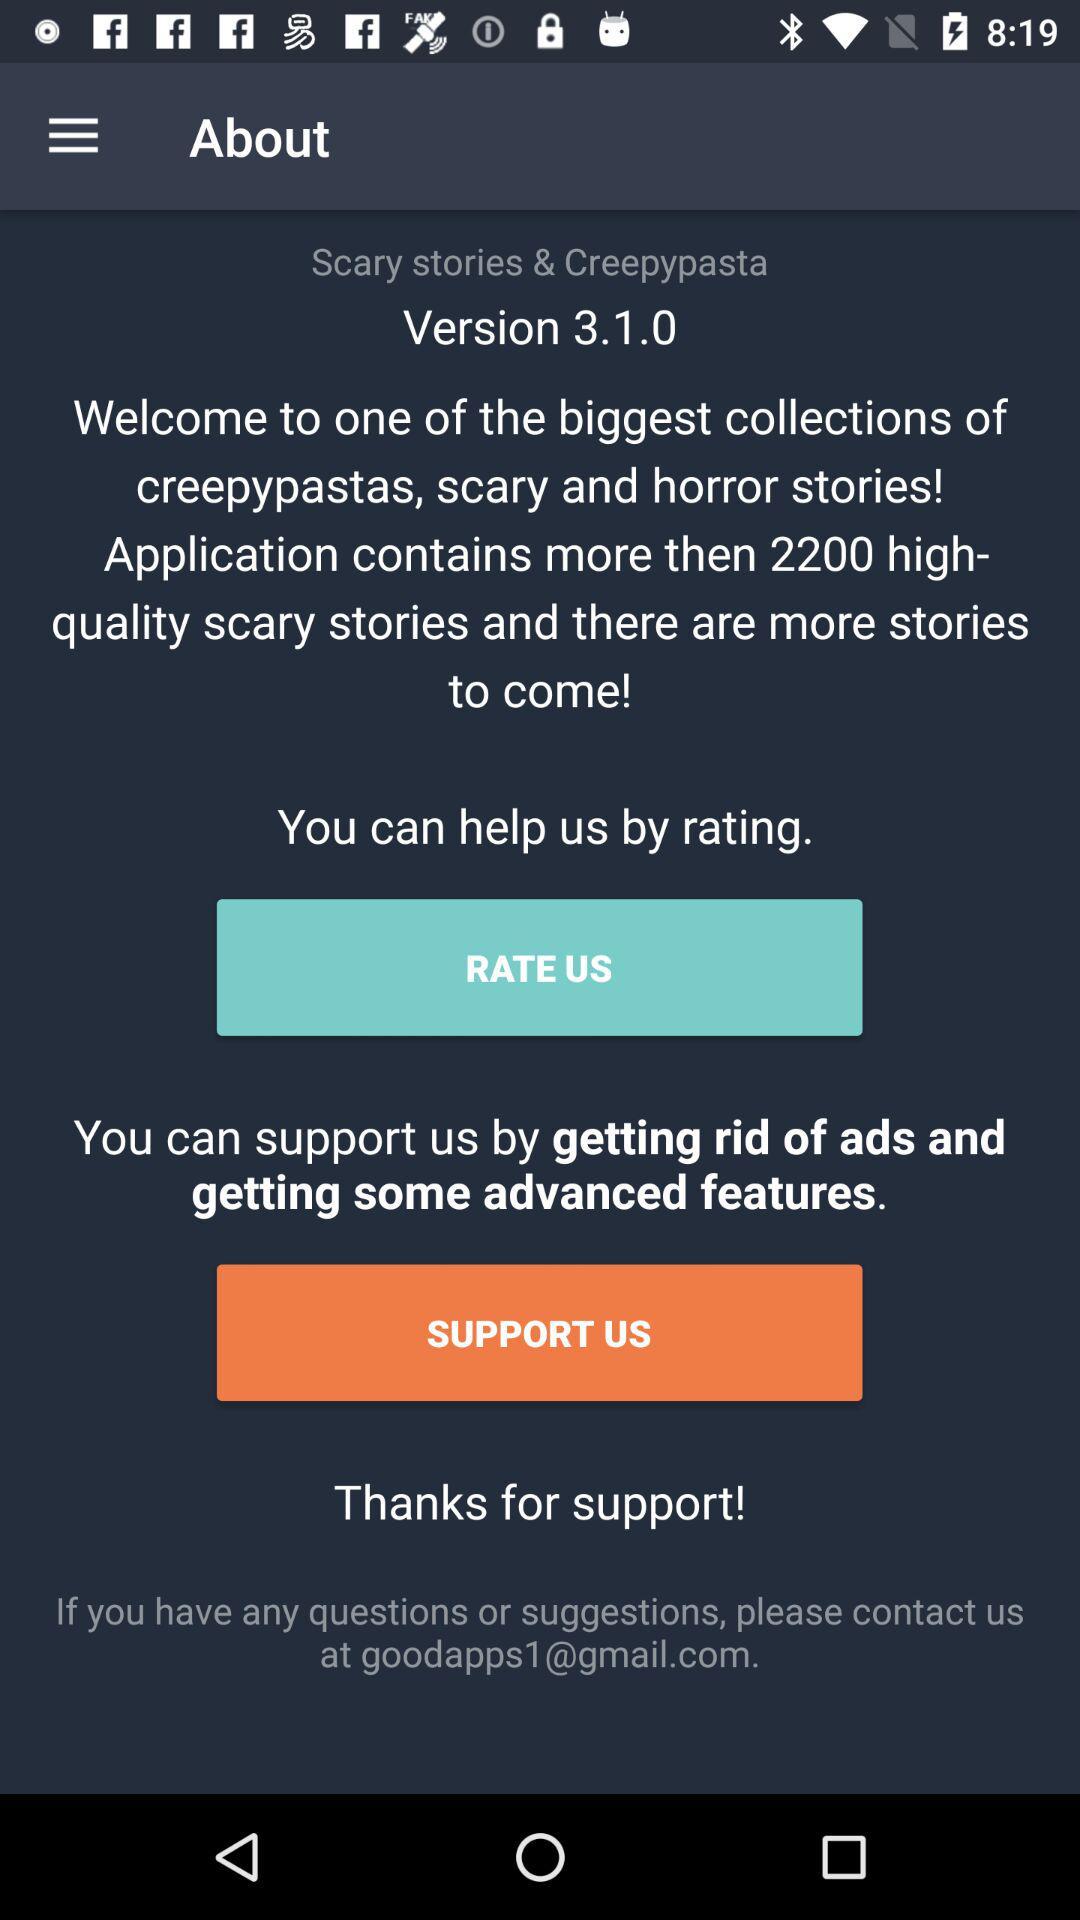 This screenshot has width=1080, height=1920. Describe the element at coordinates (538, 967) in the screenshot. I see `the rate us item` at that location.